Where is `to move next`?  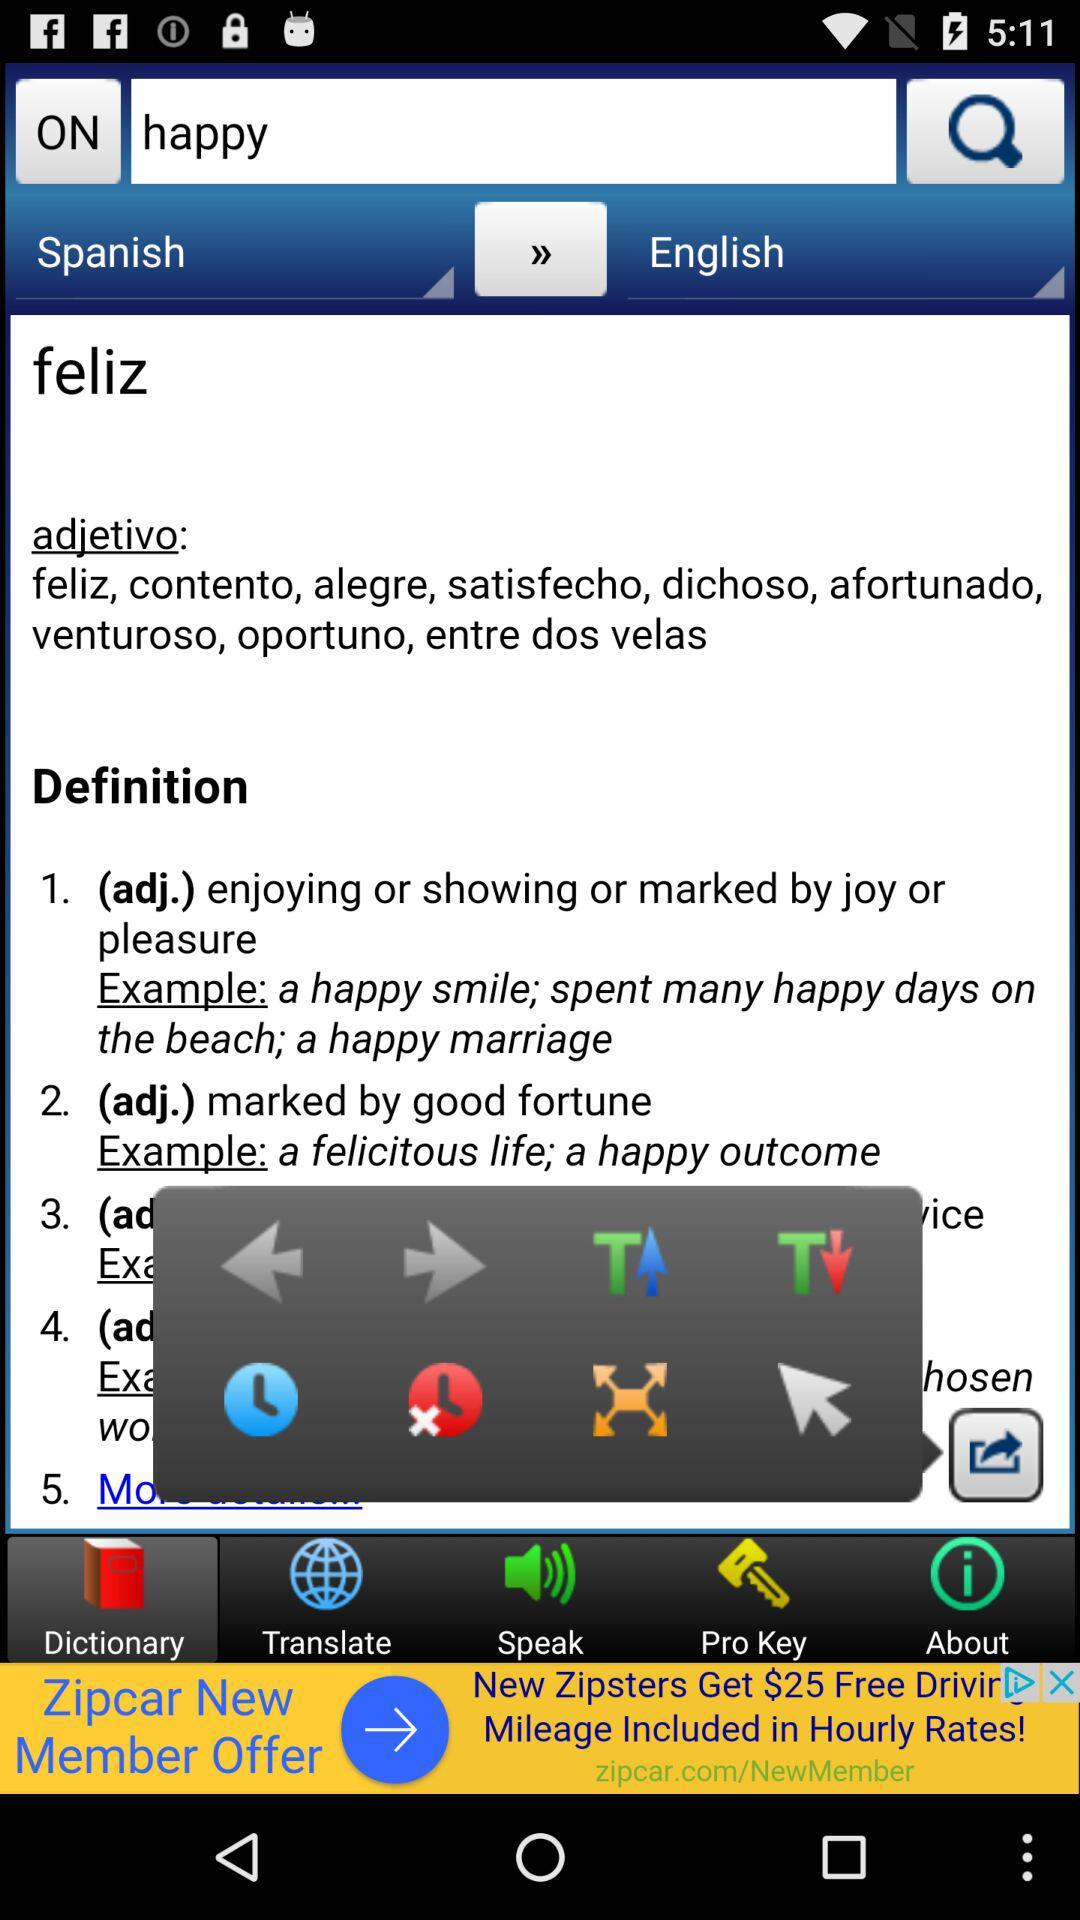 to move next is located at coordinates (444, 1271).